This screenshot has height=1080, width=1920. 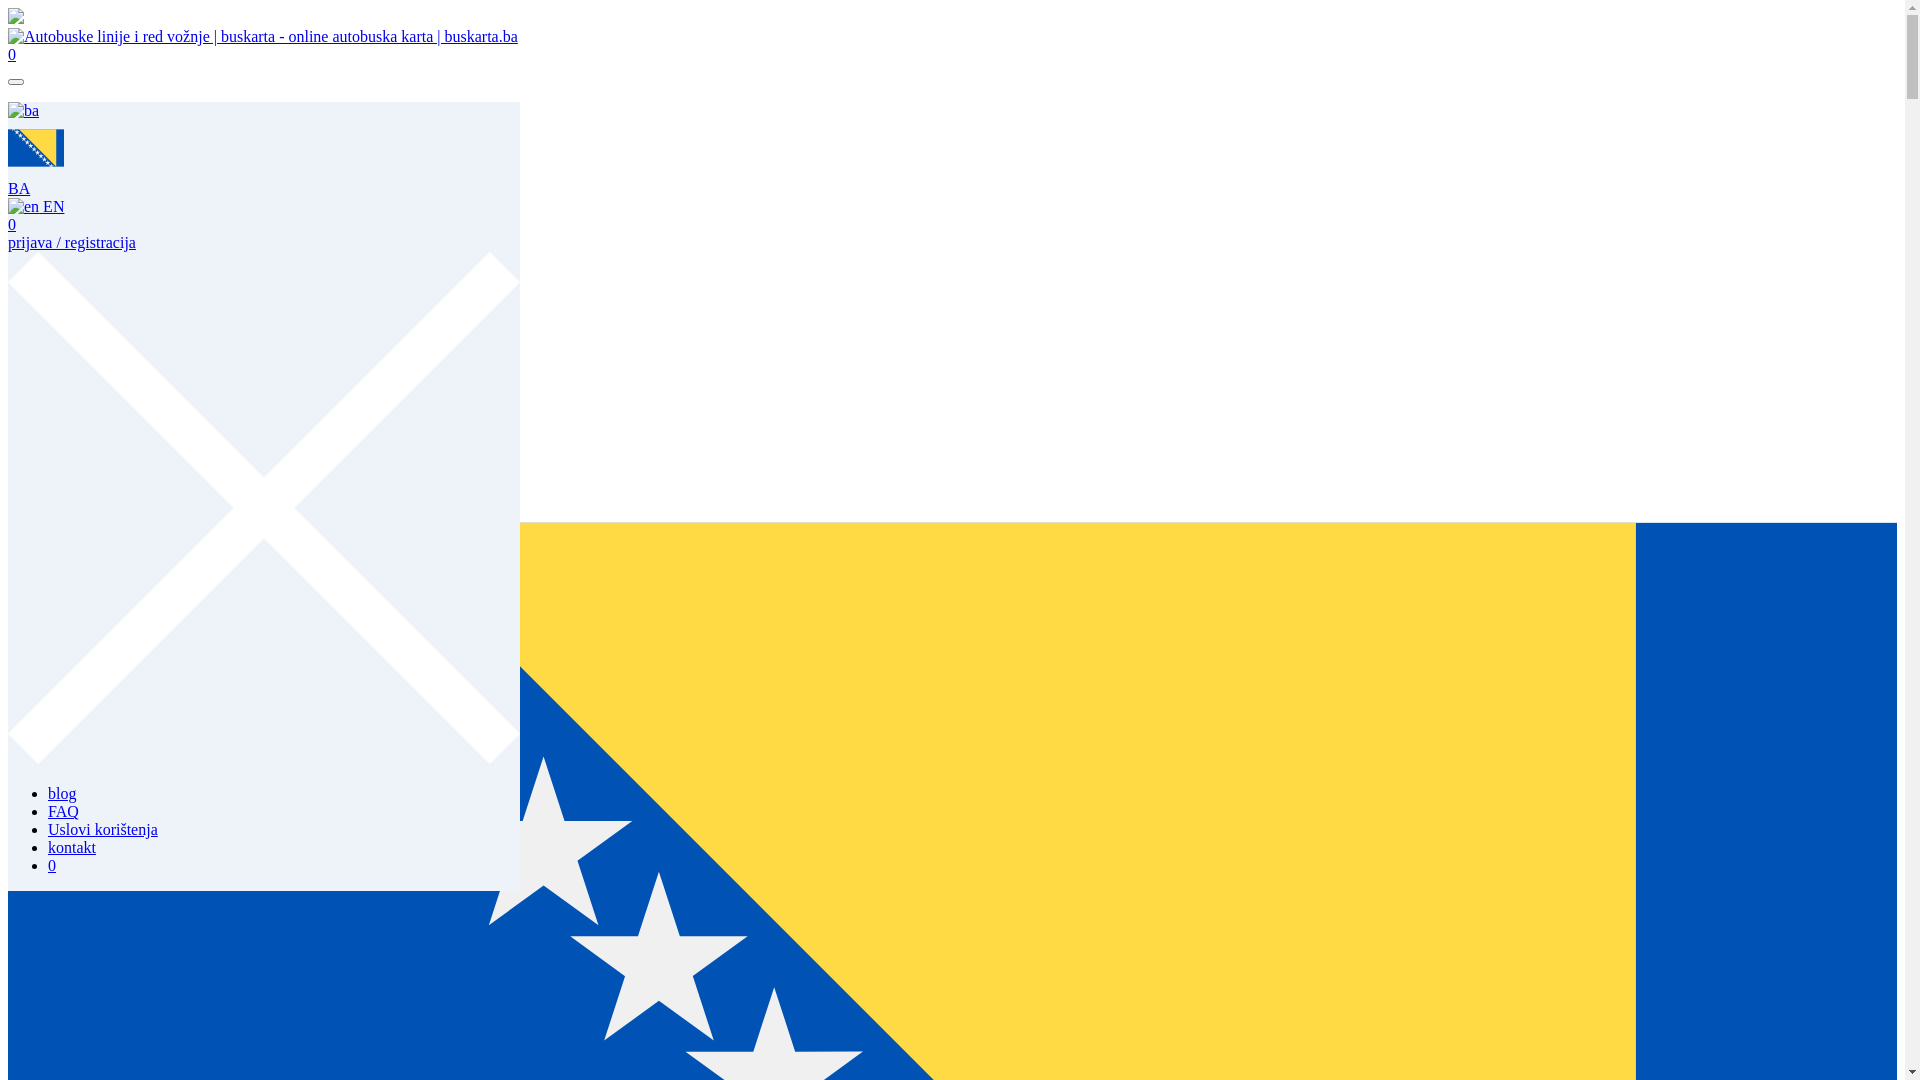 What do you see at coordinates (35, 206) in the screenshot?
I see `'EN'` at bounding box center [35, 206].